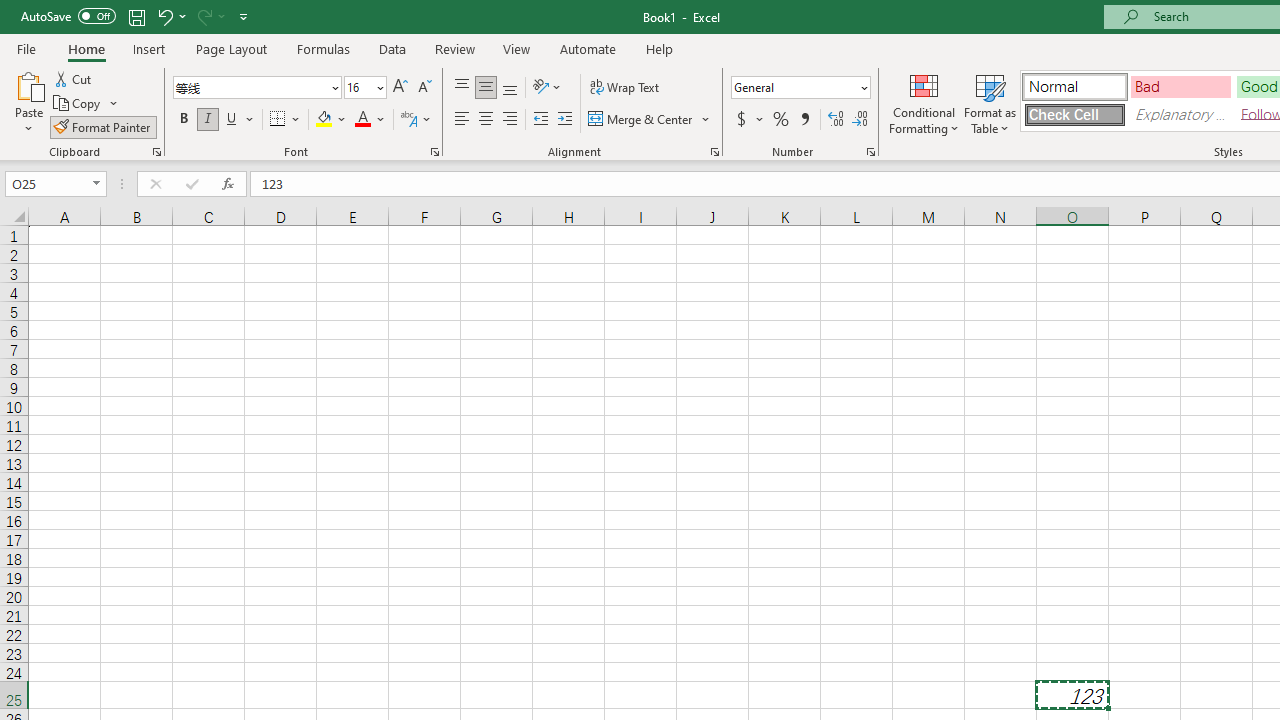 Image resolution: width=1280 pixels, height=720 pixels. I want to click on 'Italic', so click(208, 119).